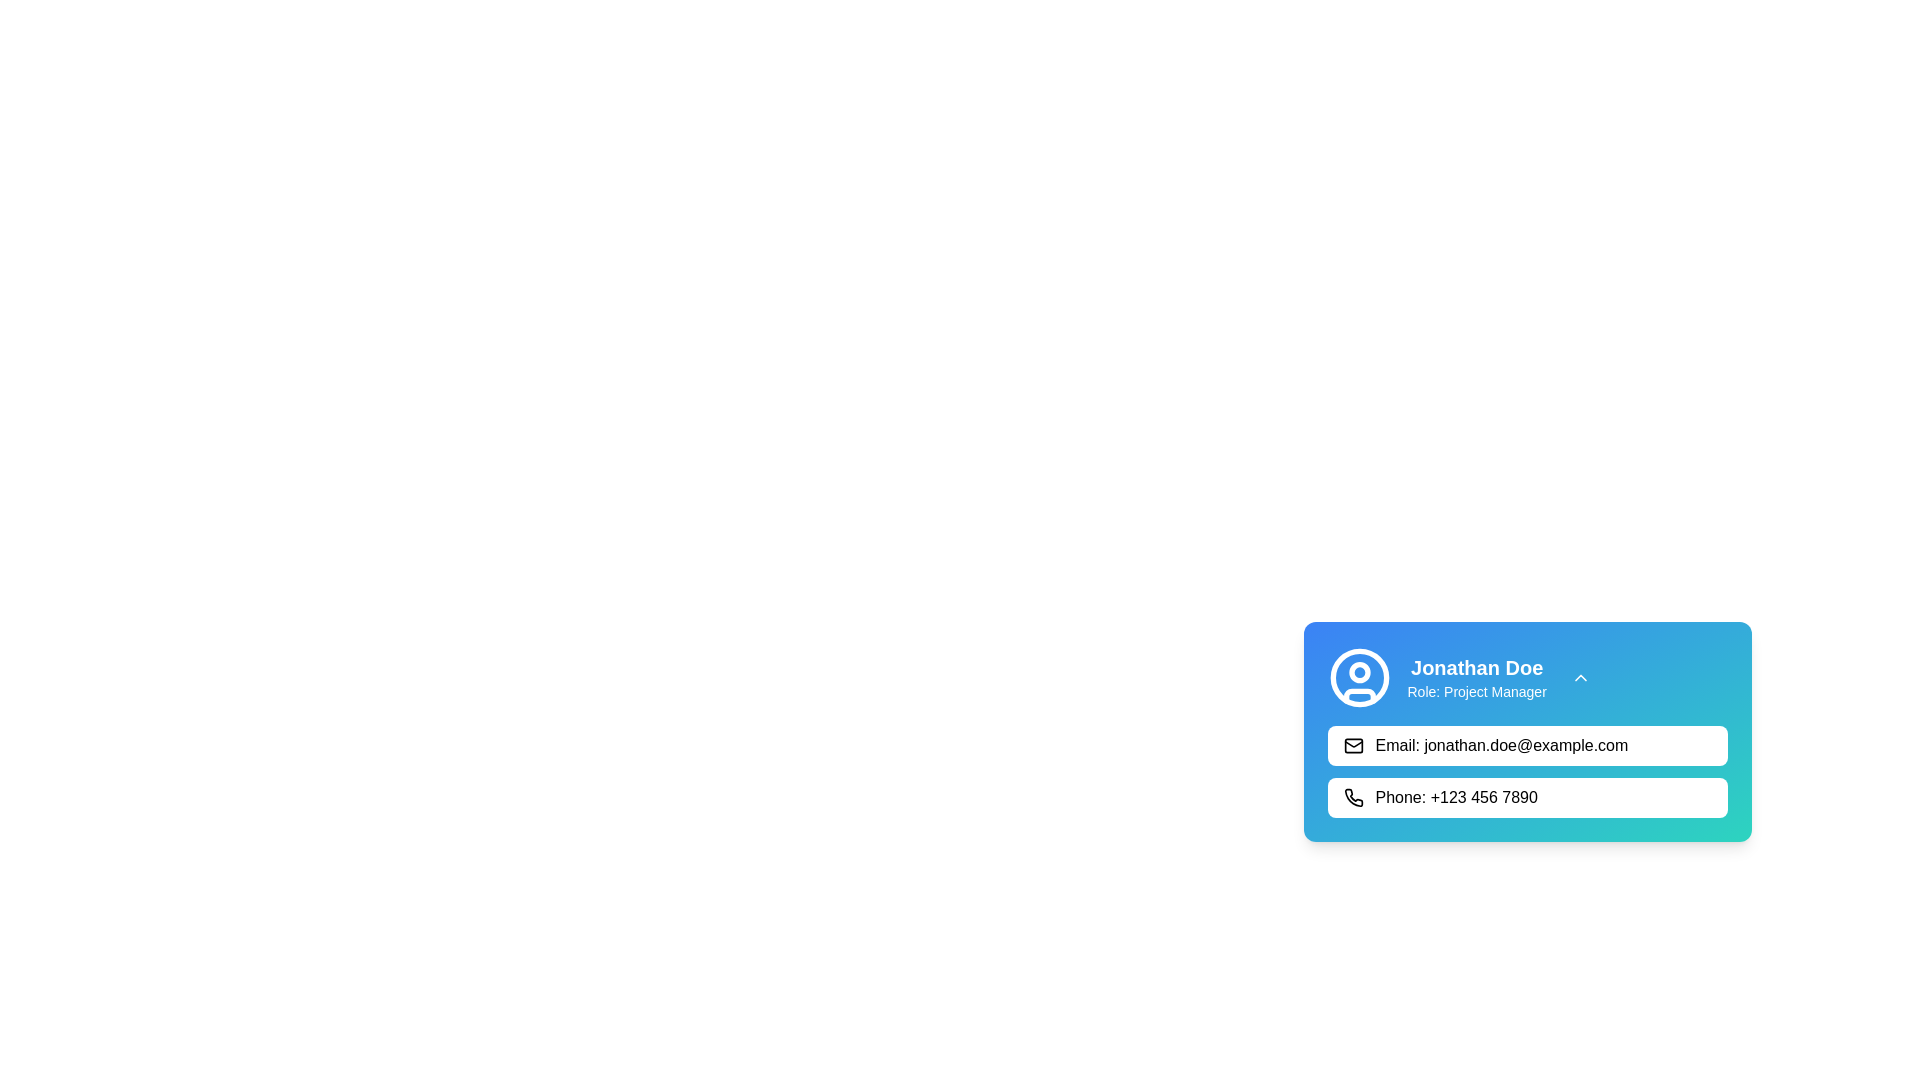 The image size is (1920, 1080). I want to click on the text block displaying the name 'Jonathan Doe' and the role 'Project Manager' in the profile card located at the top-right section of the card, so click(1477, 677).